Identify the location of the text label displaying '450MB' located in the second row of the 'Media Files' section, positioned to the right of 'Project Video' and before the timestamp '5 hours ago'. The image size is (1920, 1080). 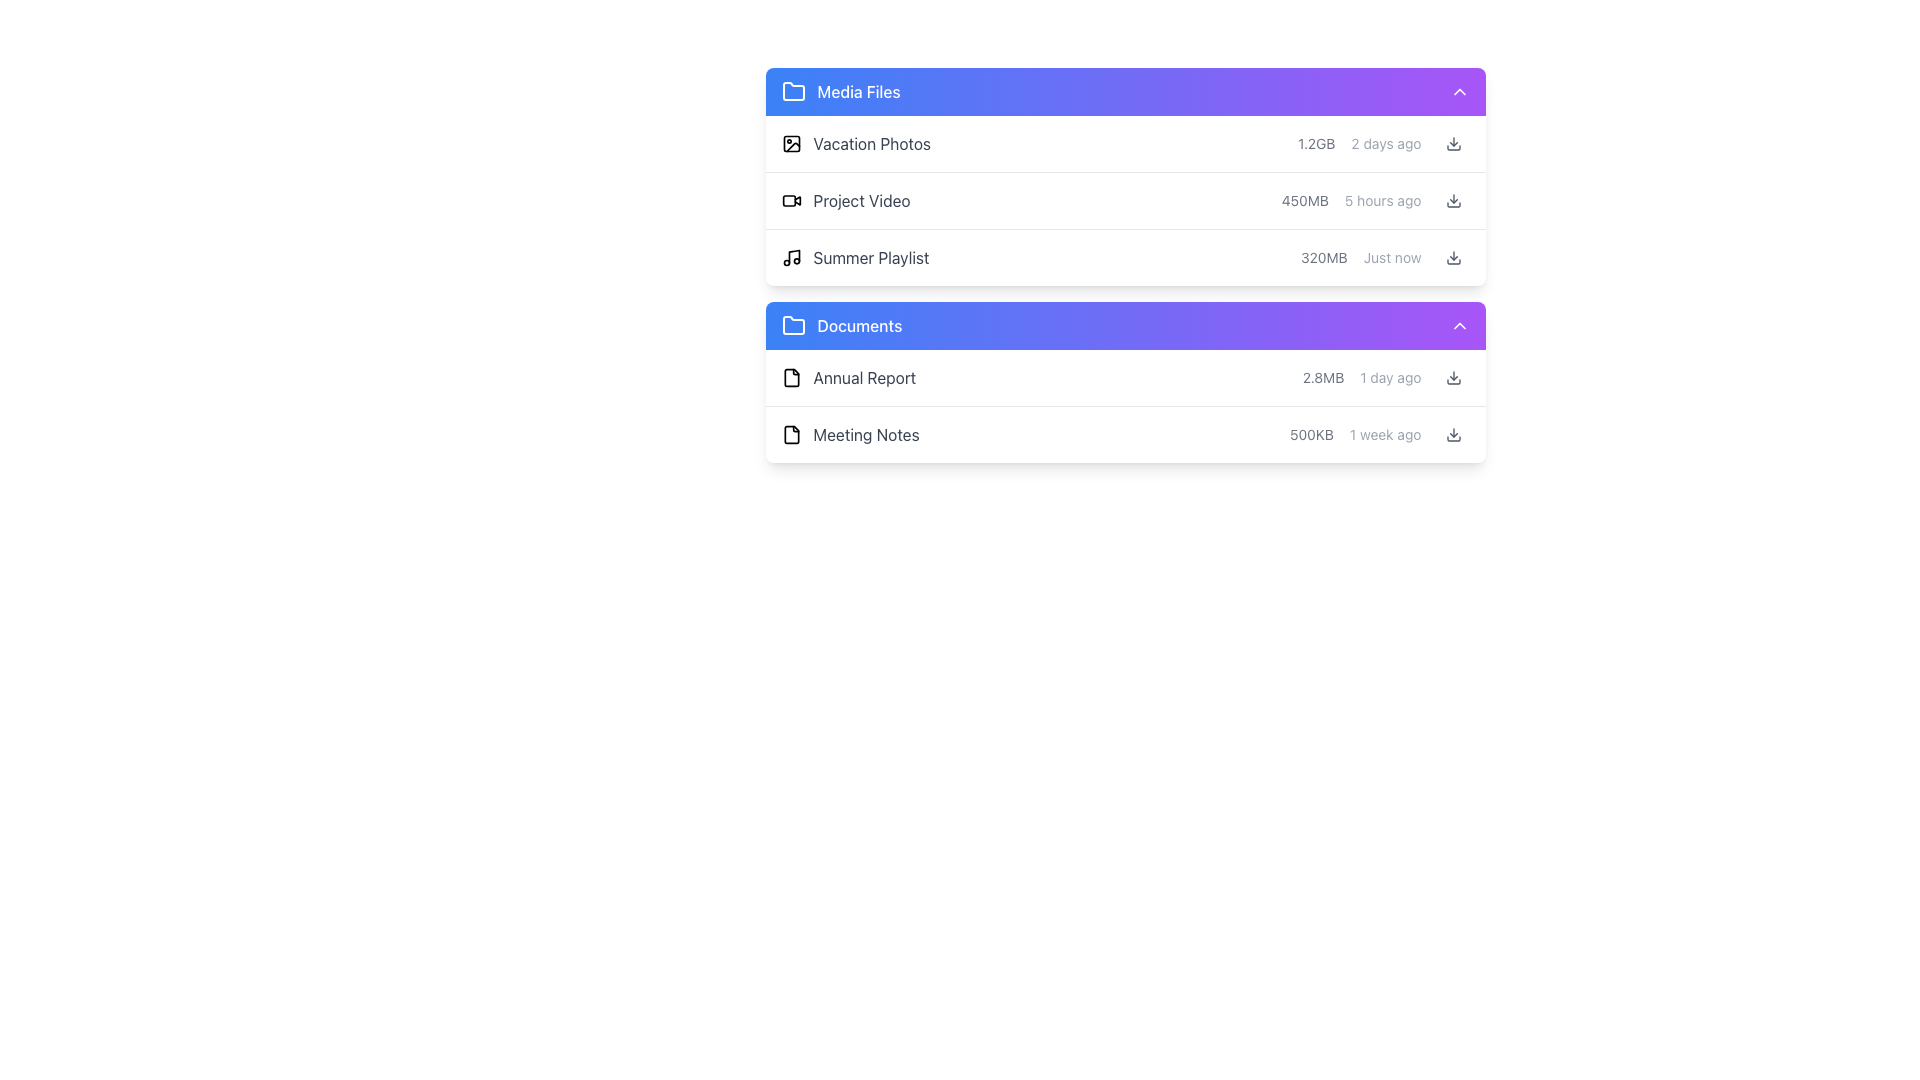
(1305, 200).